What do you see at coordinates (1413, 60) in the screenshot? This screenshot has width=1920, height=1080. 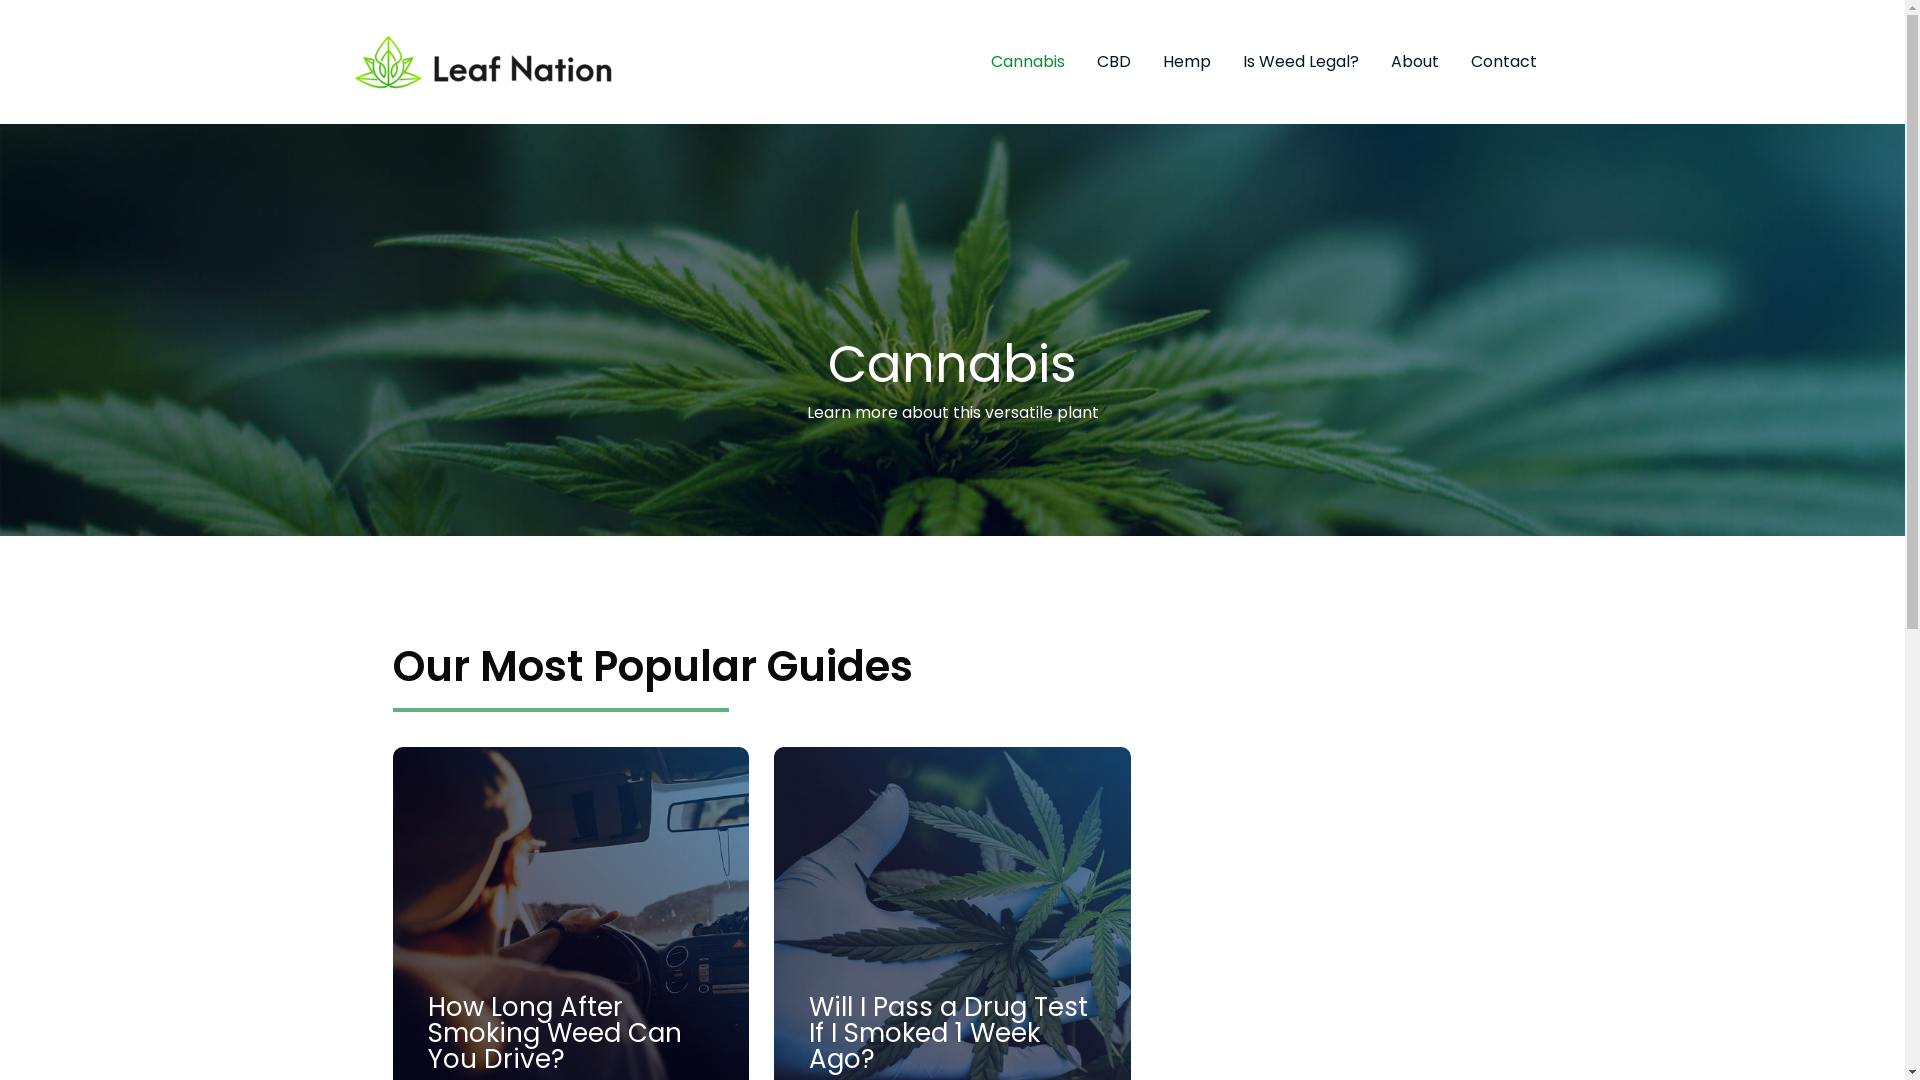 I see `'About'` at bounding box center [1413, 60].